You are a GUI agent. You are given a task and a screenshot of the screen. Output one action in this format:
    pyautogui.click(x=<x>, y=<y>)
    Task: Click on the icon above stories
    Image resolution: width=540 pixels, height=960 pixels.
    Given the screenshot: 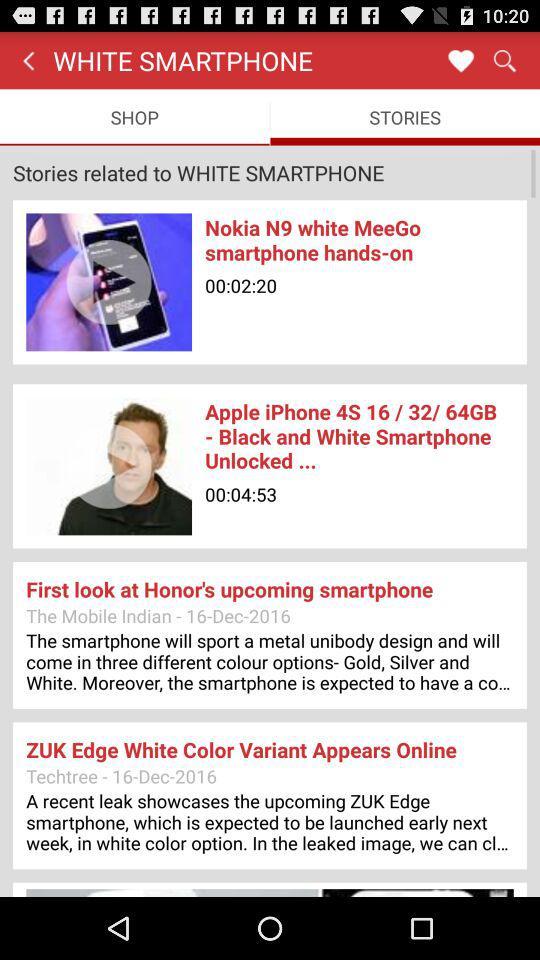 What is the action you would take?
    pyautogui.click(x=460, y=59)
    